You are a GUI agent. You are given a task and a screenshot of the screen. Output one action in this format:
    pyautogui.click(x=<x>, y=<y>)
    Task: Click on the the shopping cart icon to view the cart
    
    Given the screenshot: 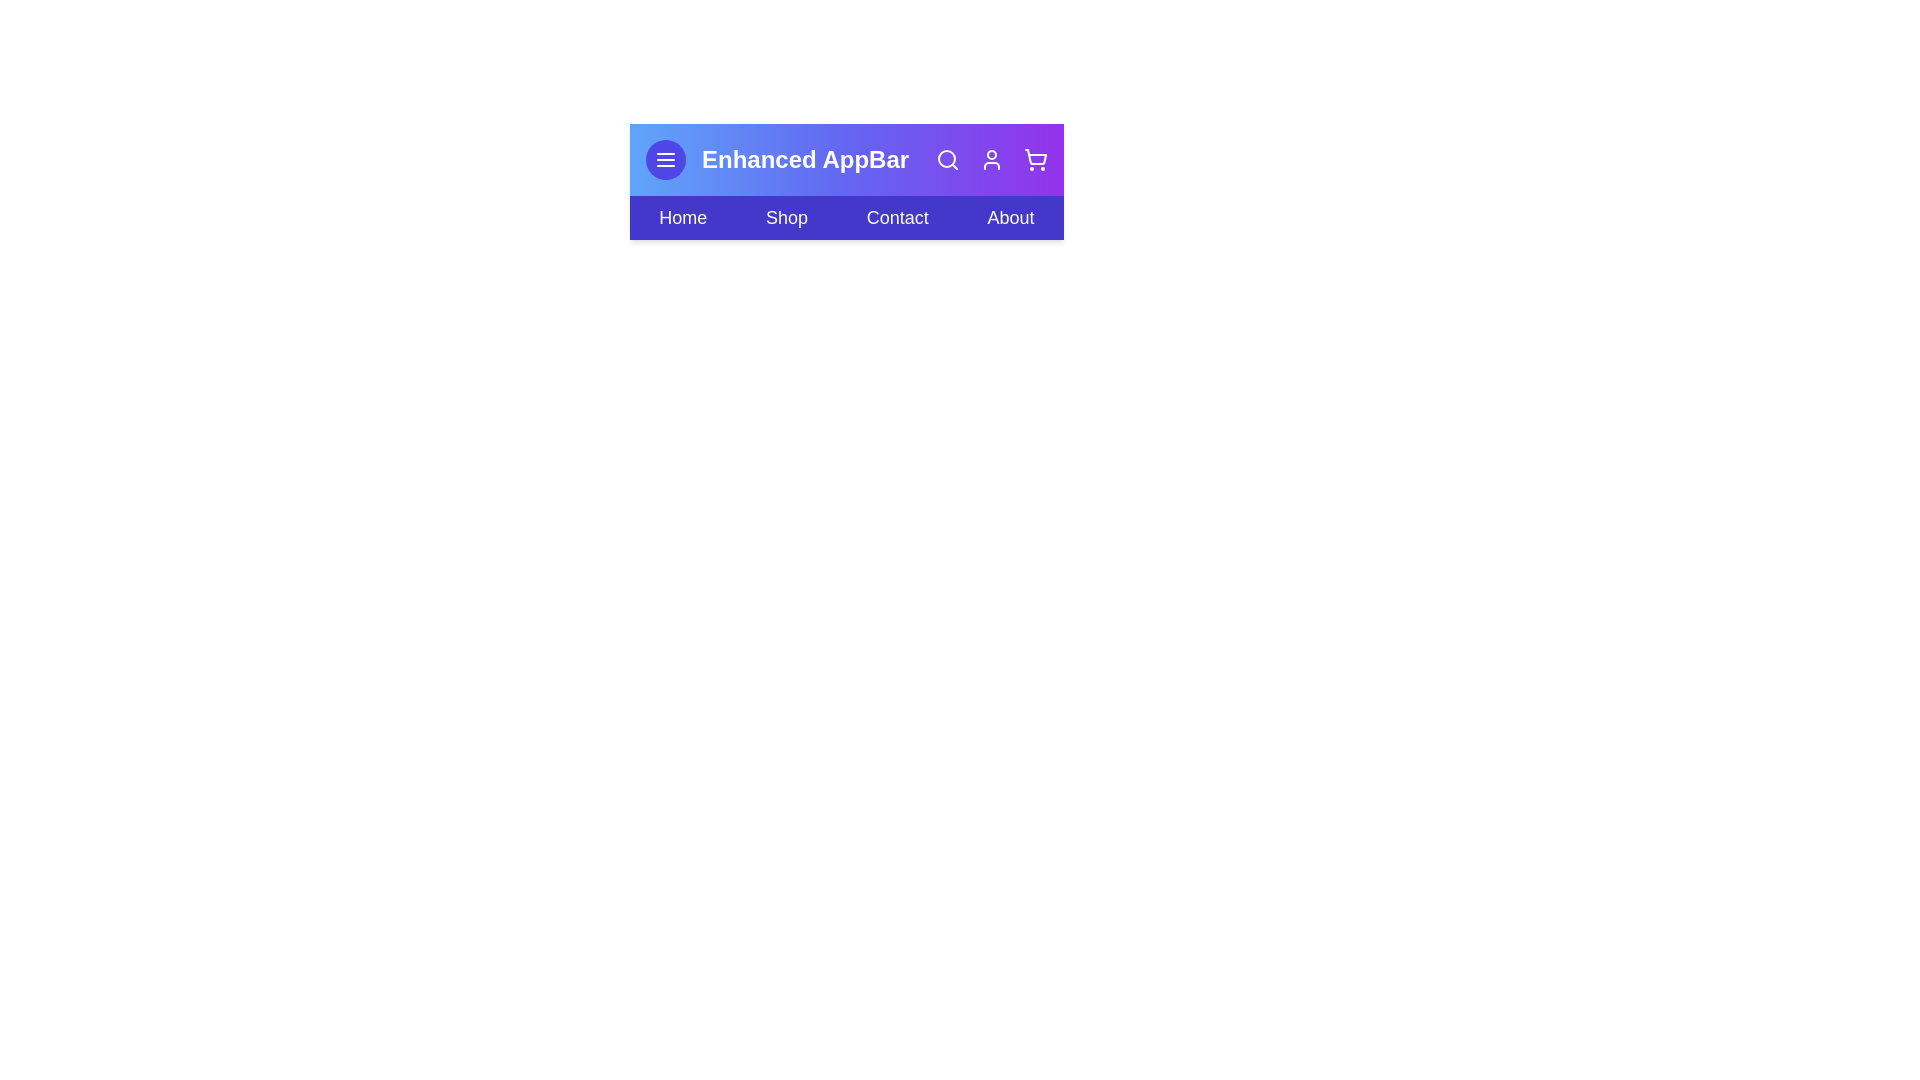 What is the action you would take?
    pyautogui.click(x=1036, y=158)
    